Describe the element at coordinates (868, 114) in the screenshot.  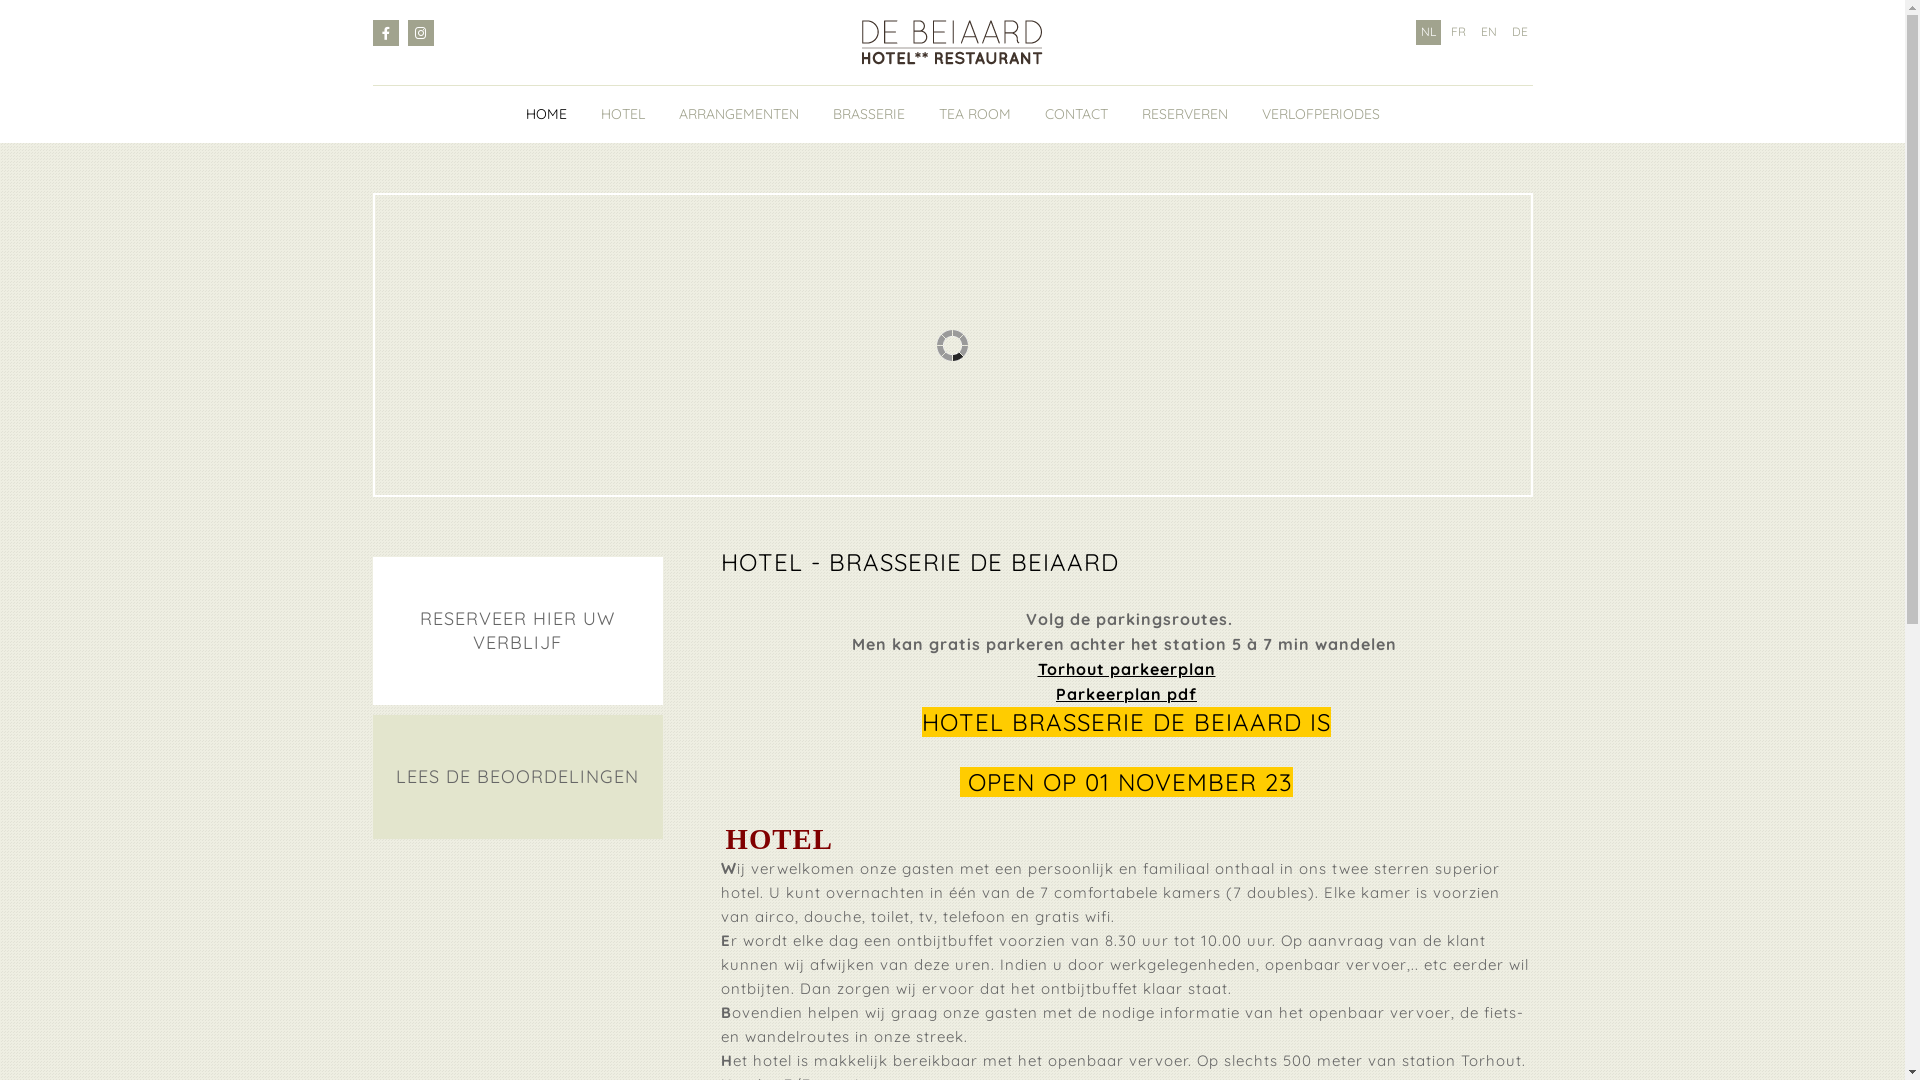
I see `'BRASSERIE'` at that location.